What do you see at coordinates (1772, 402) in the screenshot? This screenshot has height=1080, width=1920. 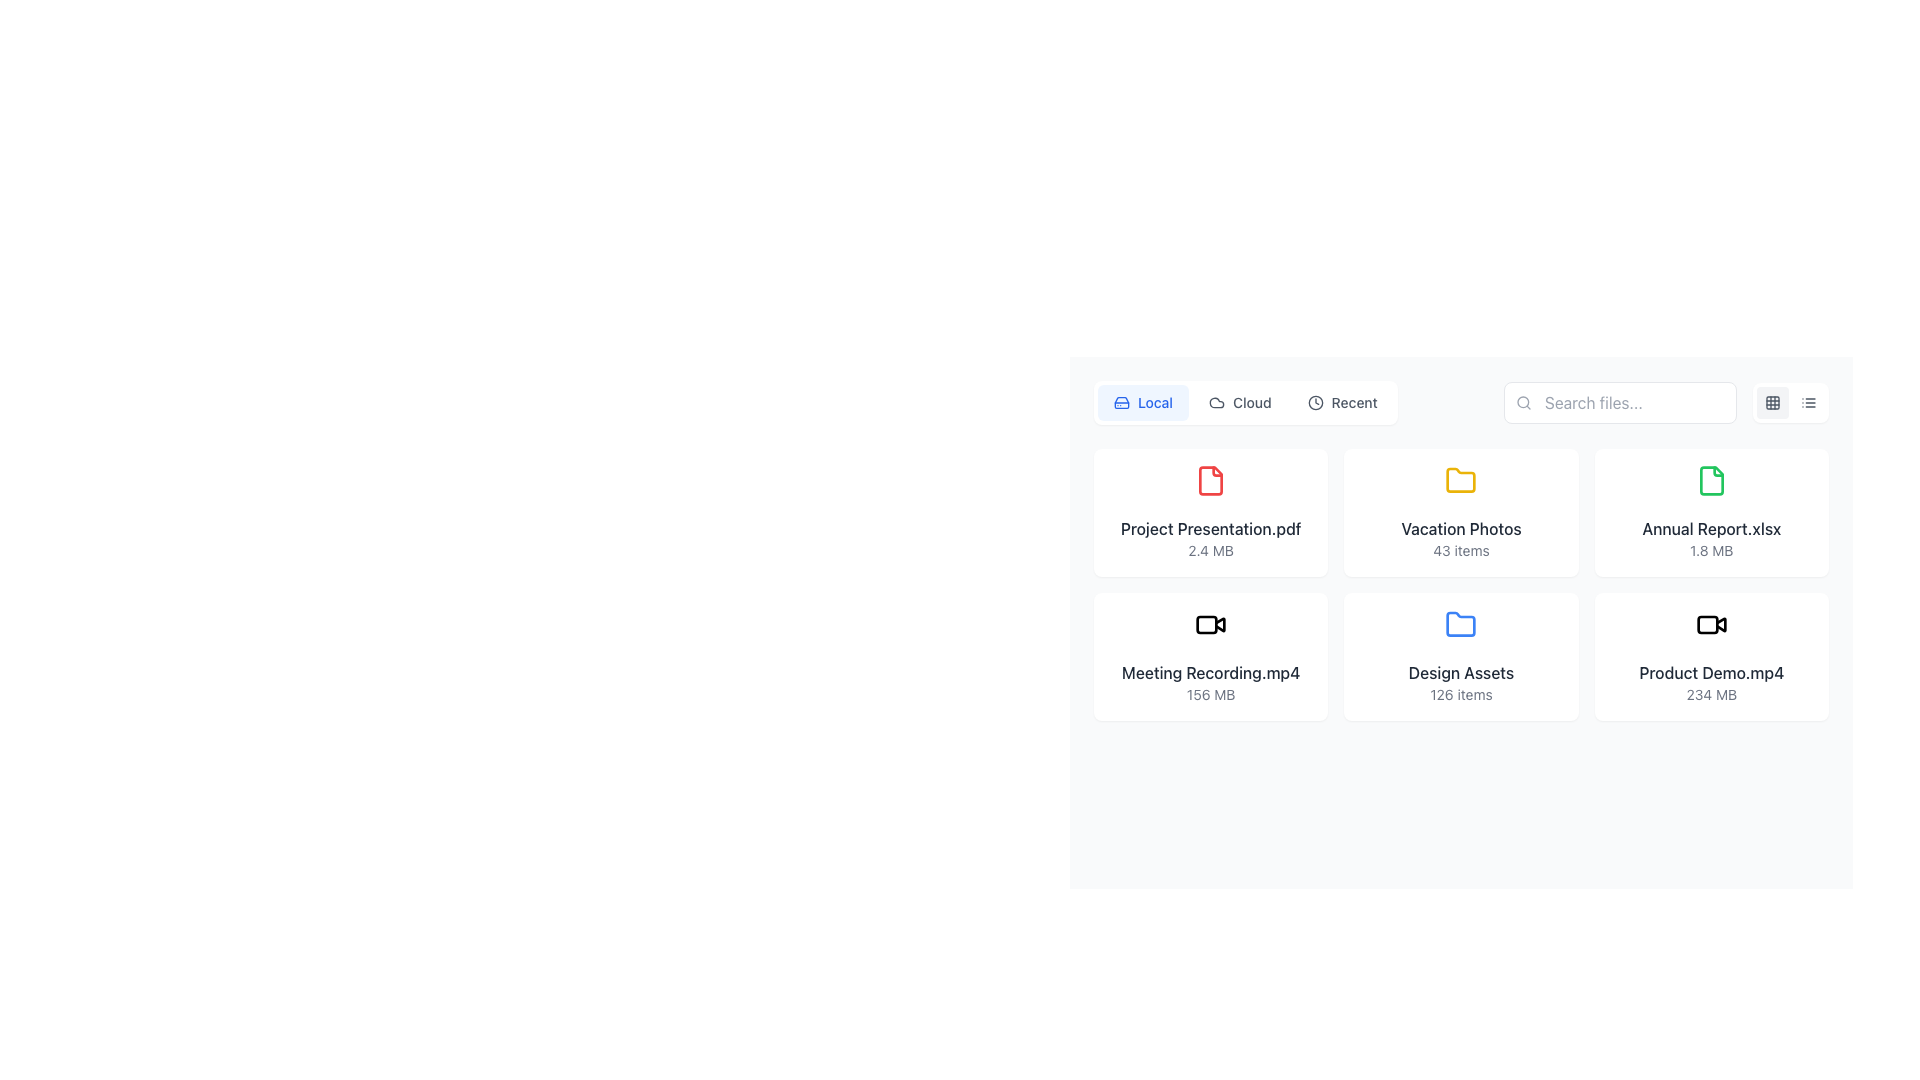 I see `the small grid icon button located at the top-right corner of the interface to change the layout view` at bounding box center [1772, 402].